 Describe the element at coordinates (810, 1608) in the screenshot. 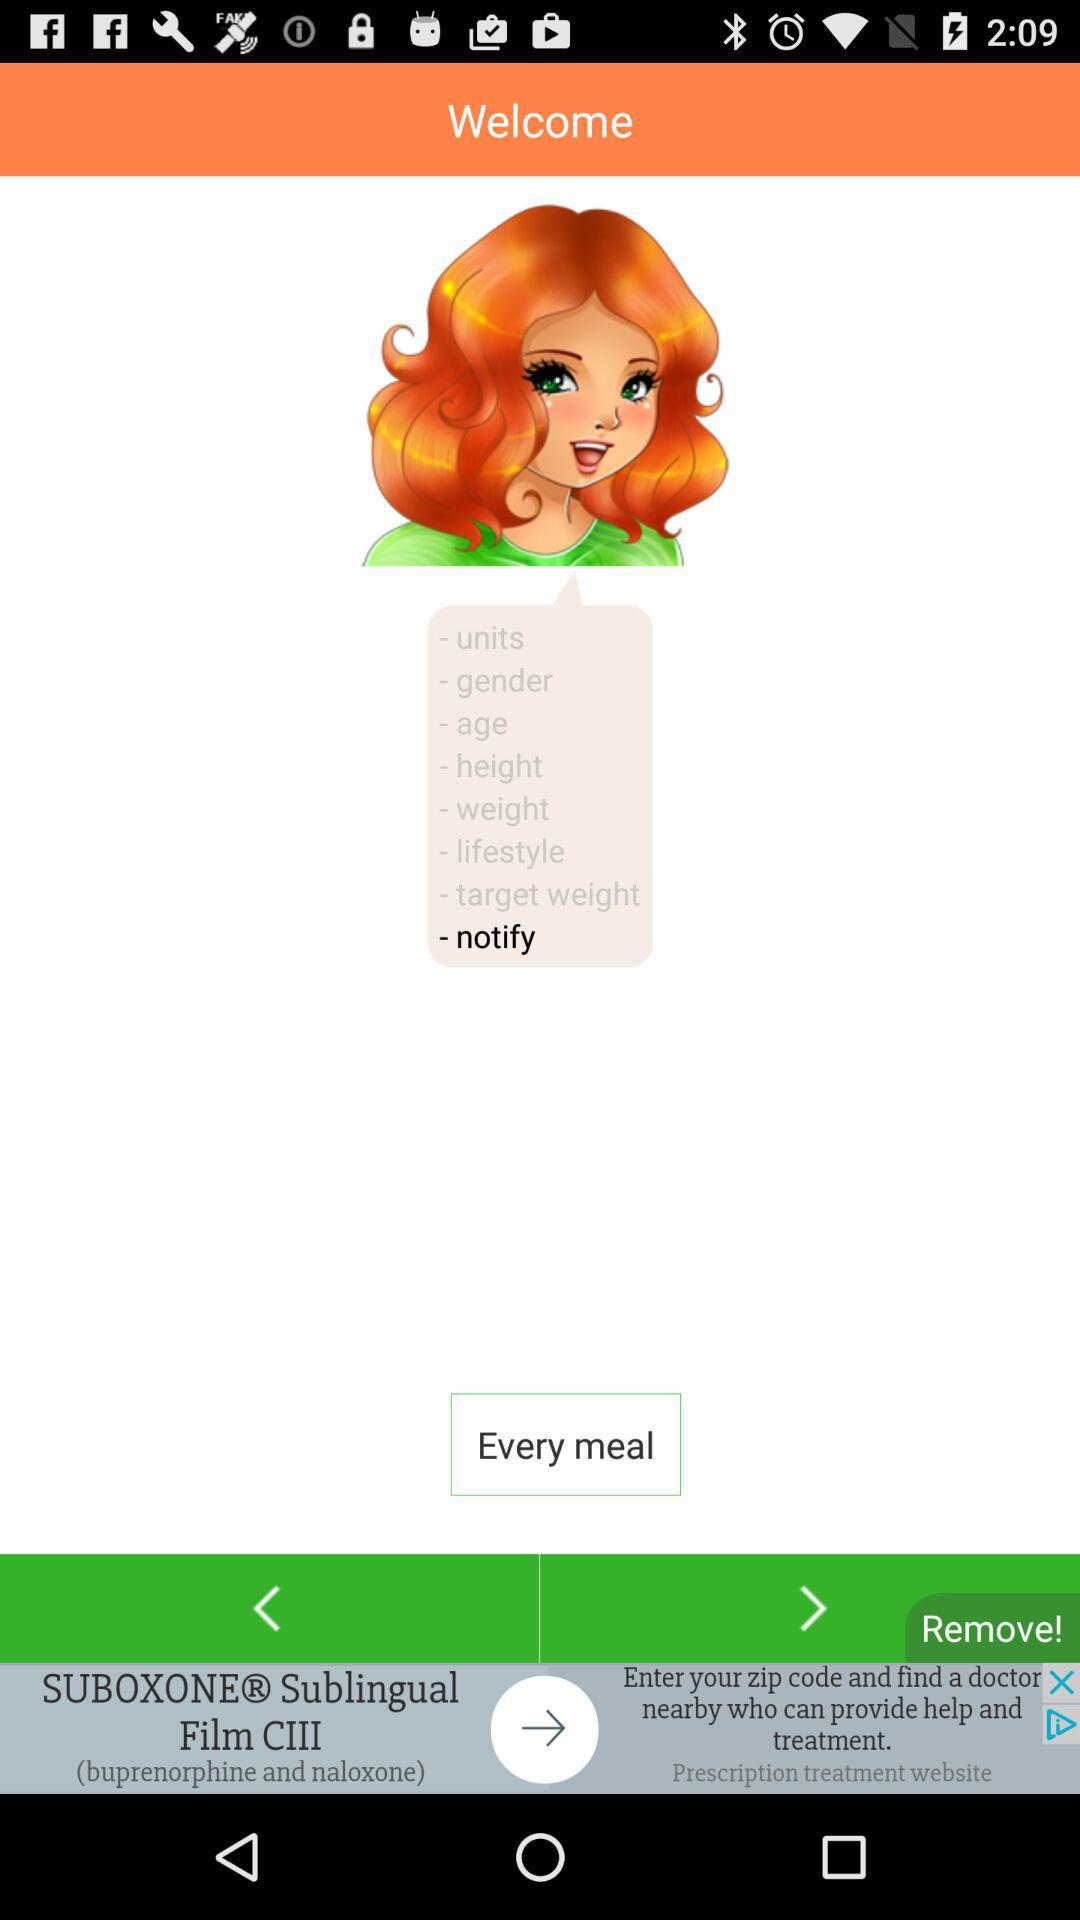

I see `next page` at that location.